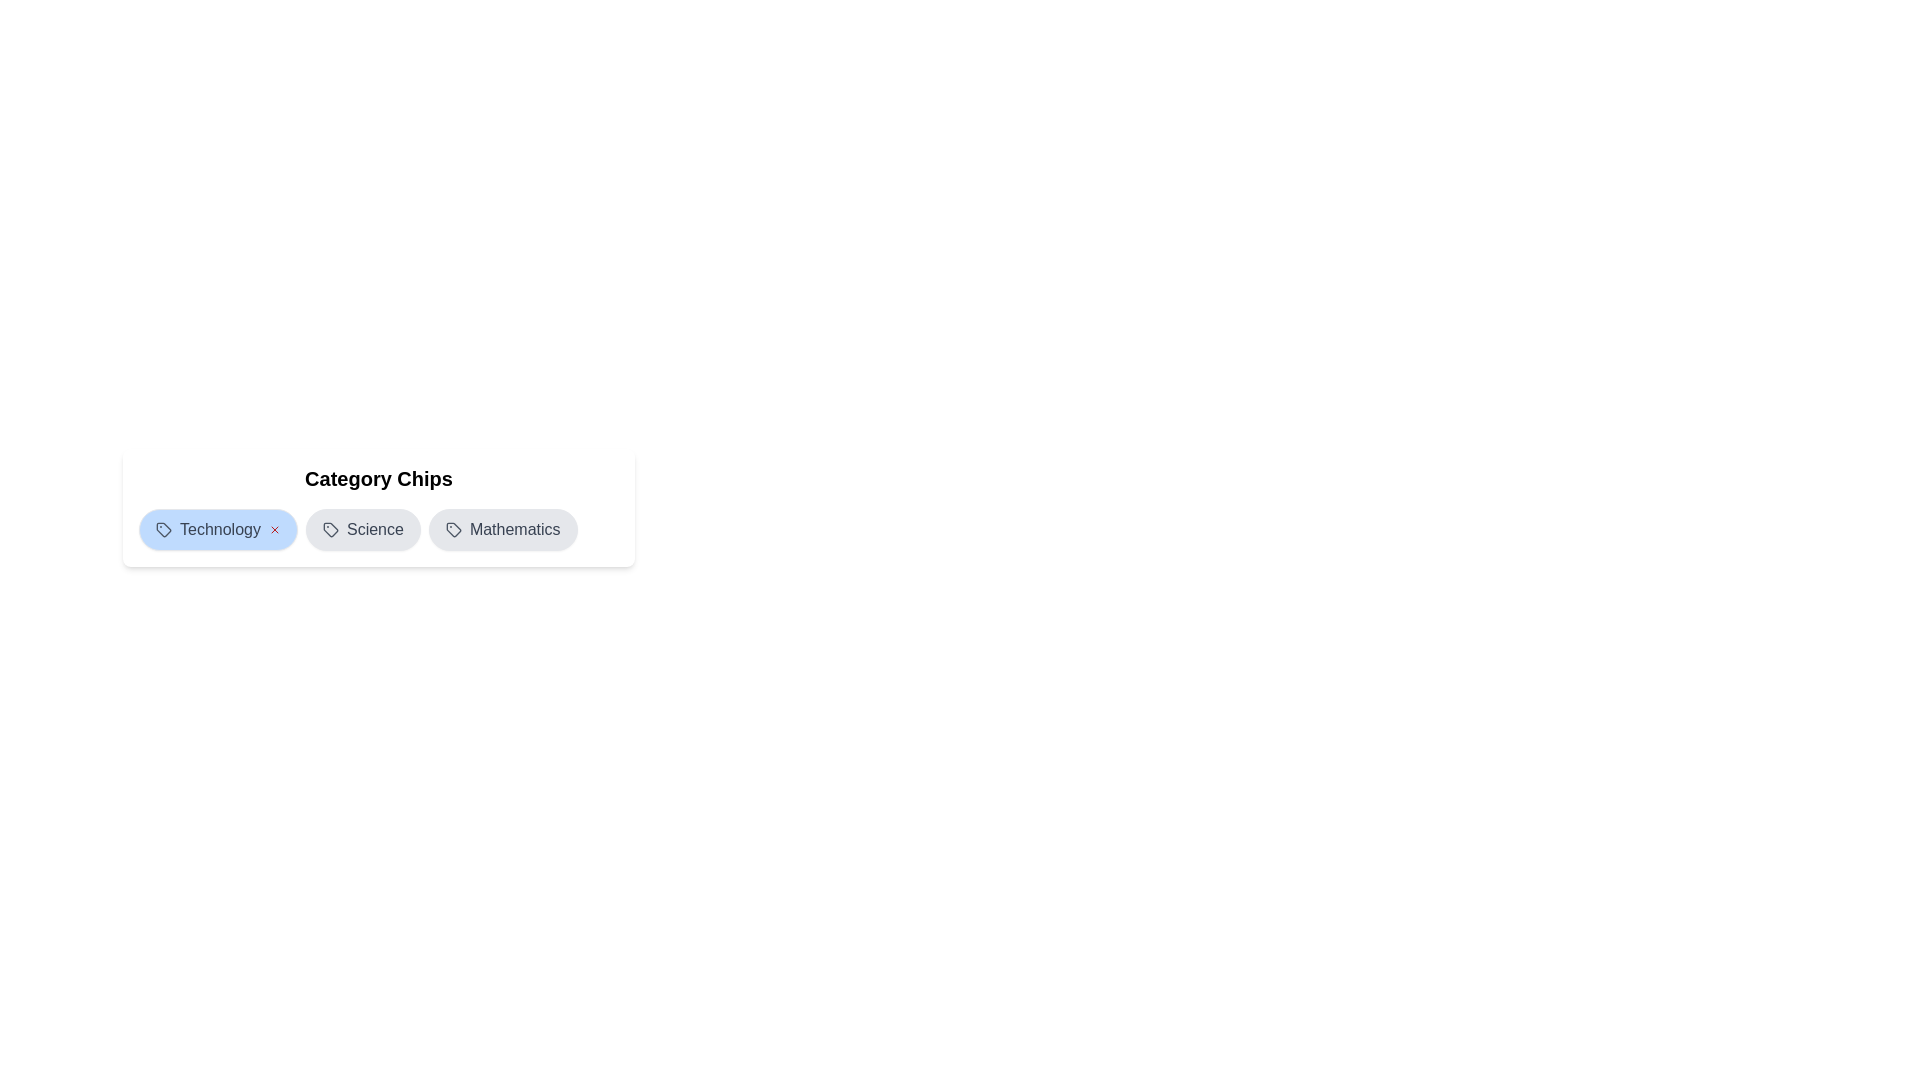 The image size is (1920, 1080). I want to click on the close icon of the 'Technology' category to deselect it, so click(273, 528).